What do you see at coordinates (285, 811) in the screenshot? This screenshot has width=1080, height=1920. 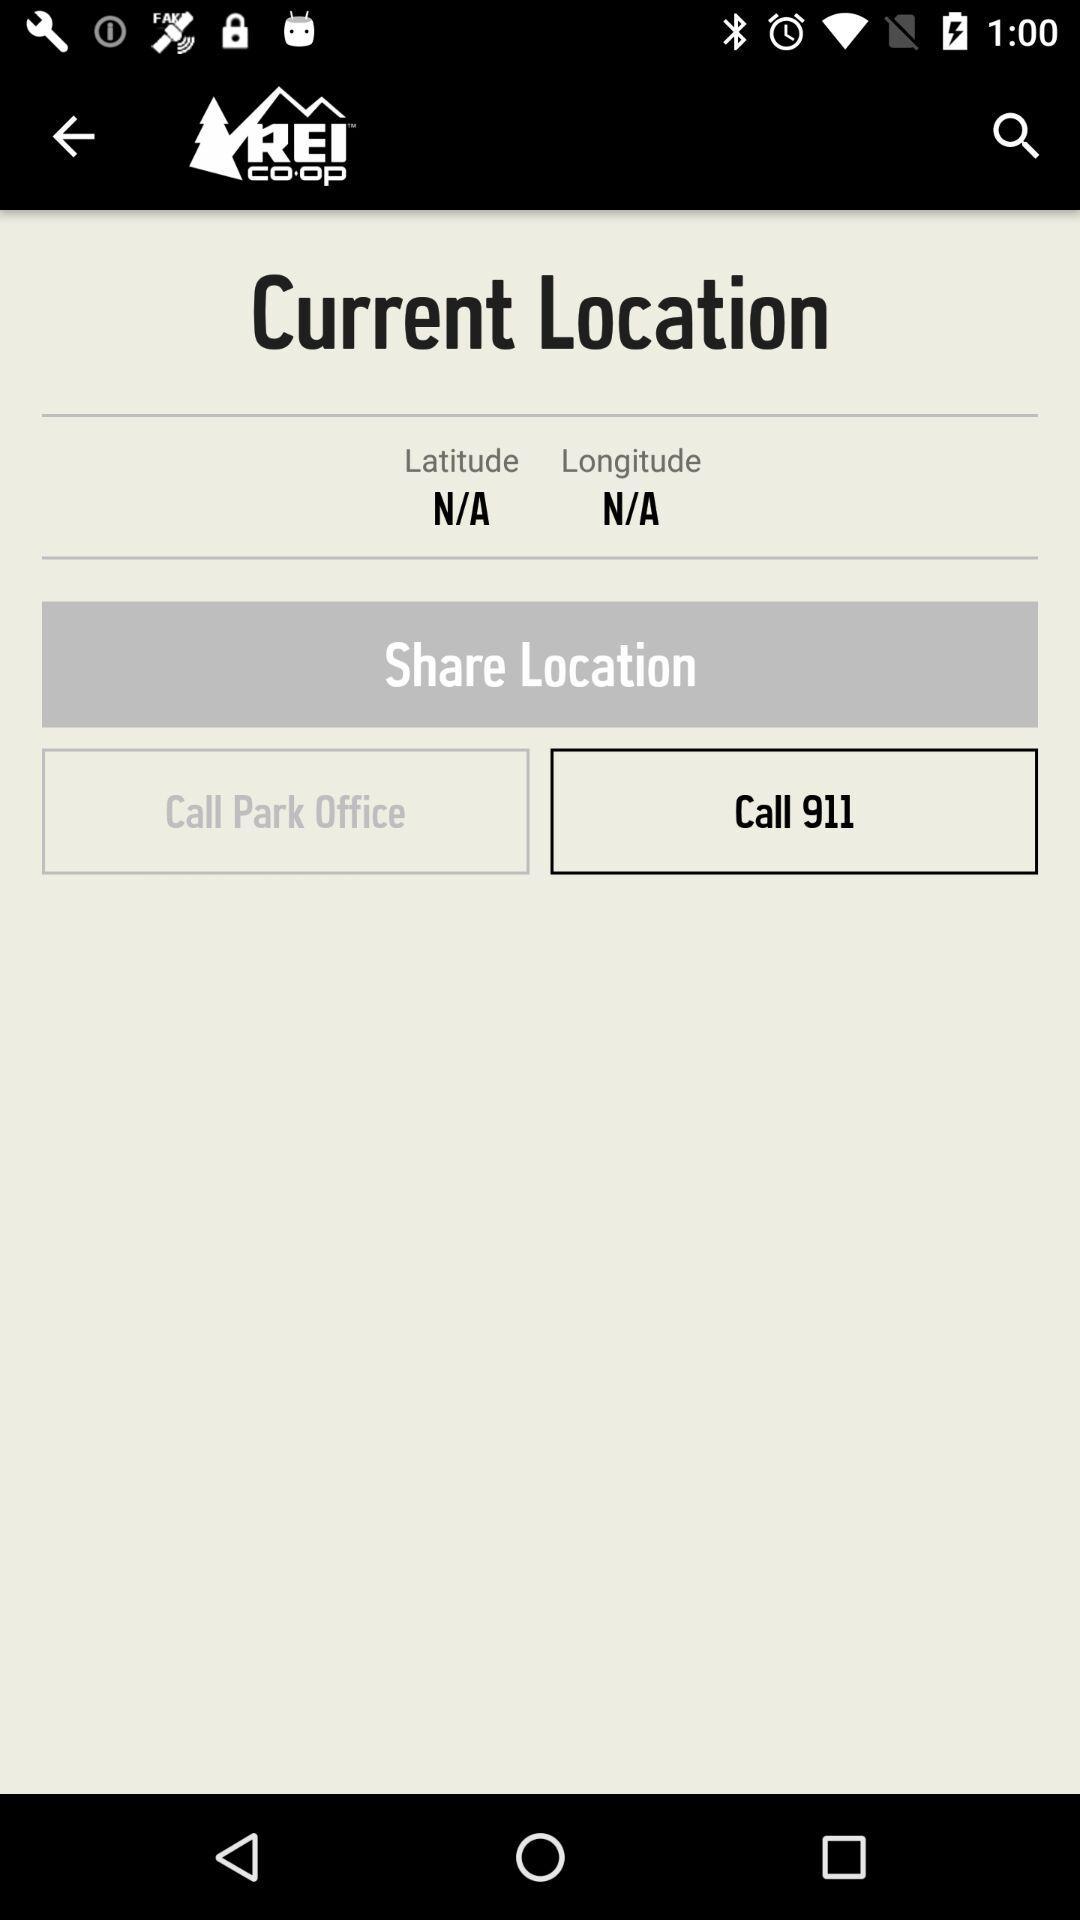 I see `icon below the share location icon` at bounding box center [285, 811].